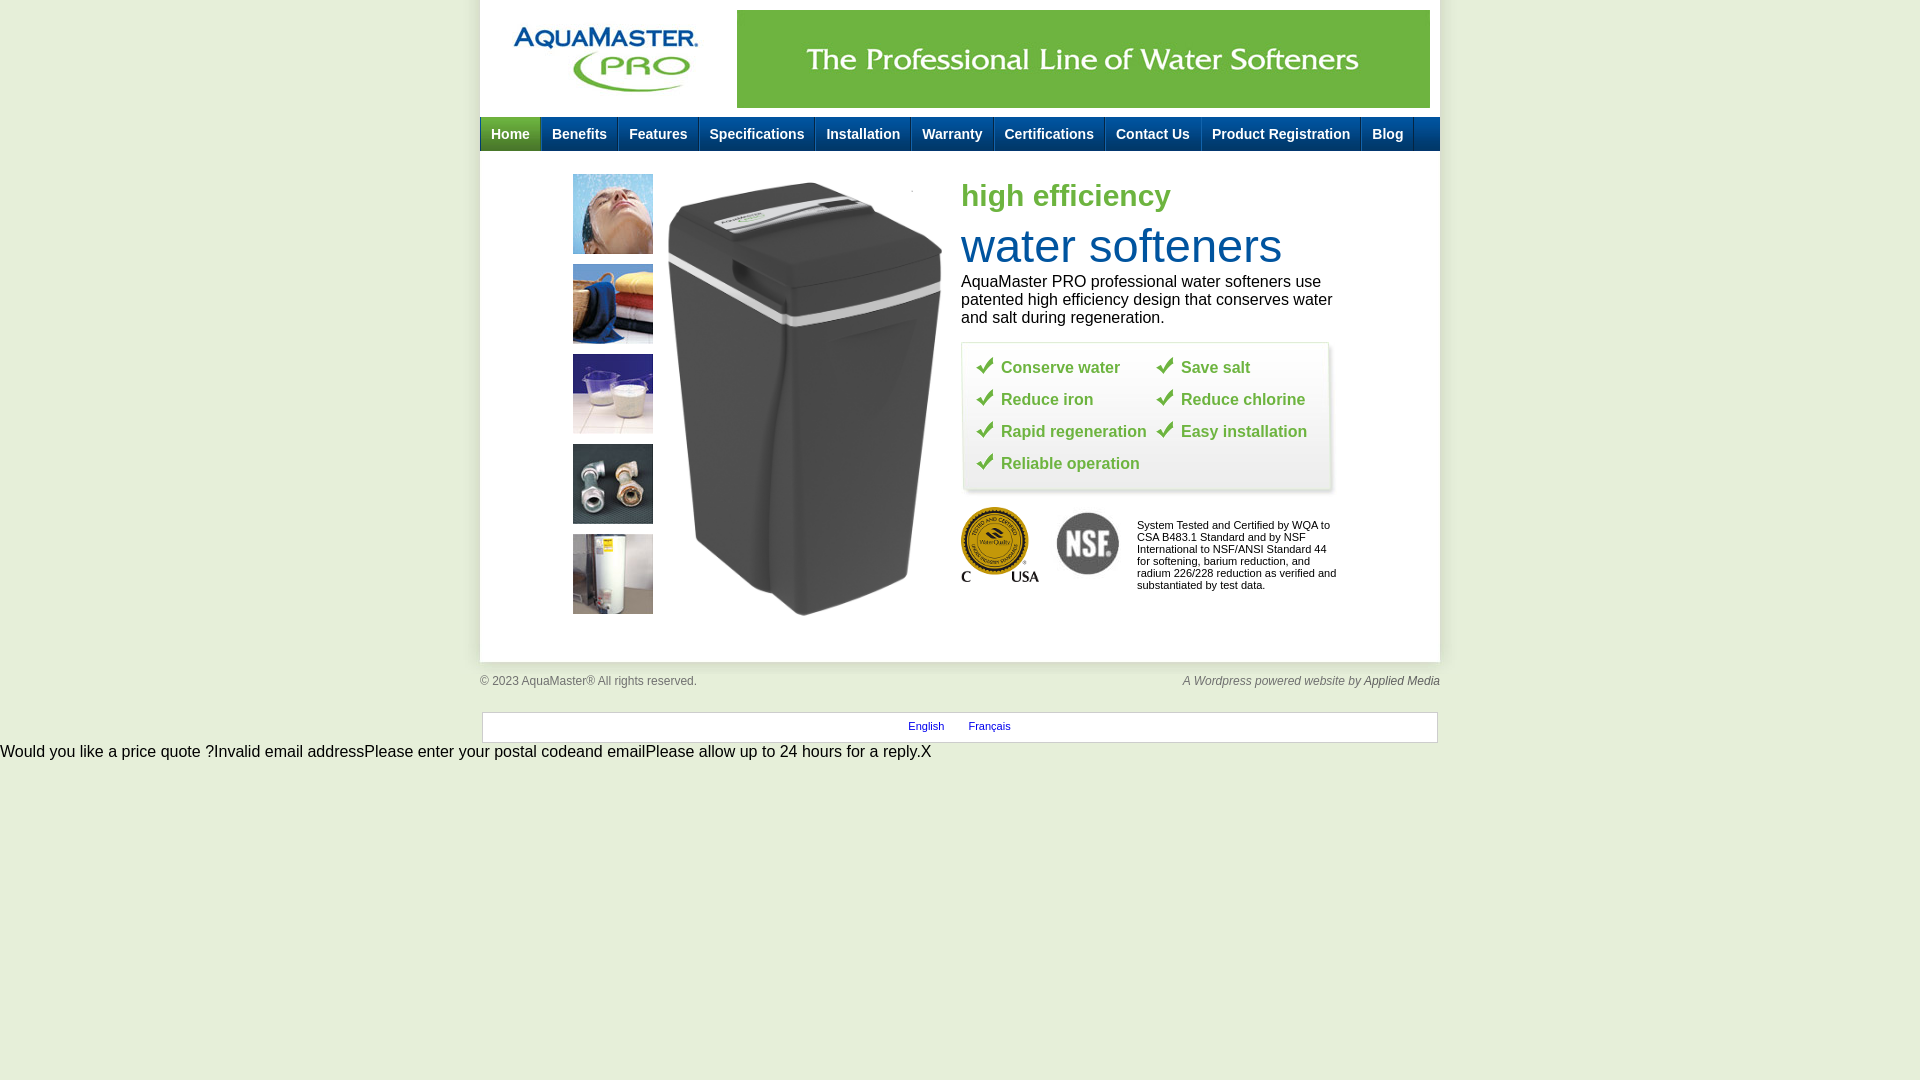 Image resolution: width=1920 pixels, height=1080 pixels. I want to click on 'Aquamaster Pro - Return to homepage', so click(606, 53).